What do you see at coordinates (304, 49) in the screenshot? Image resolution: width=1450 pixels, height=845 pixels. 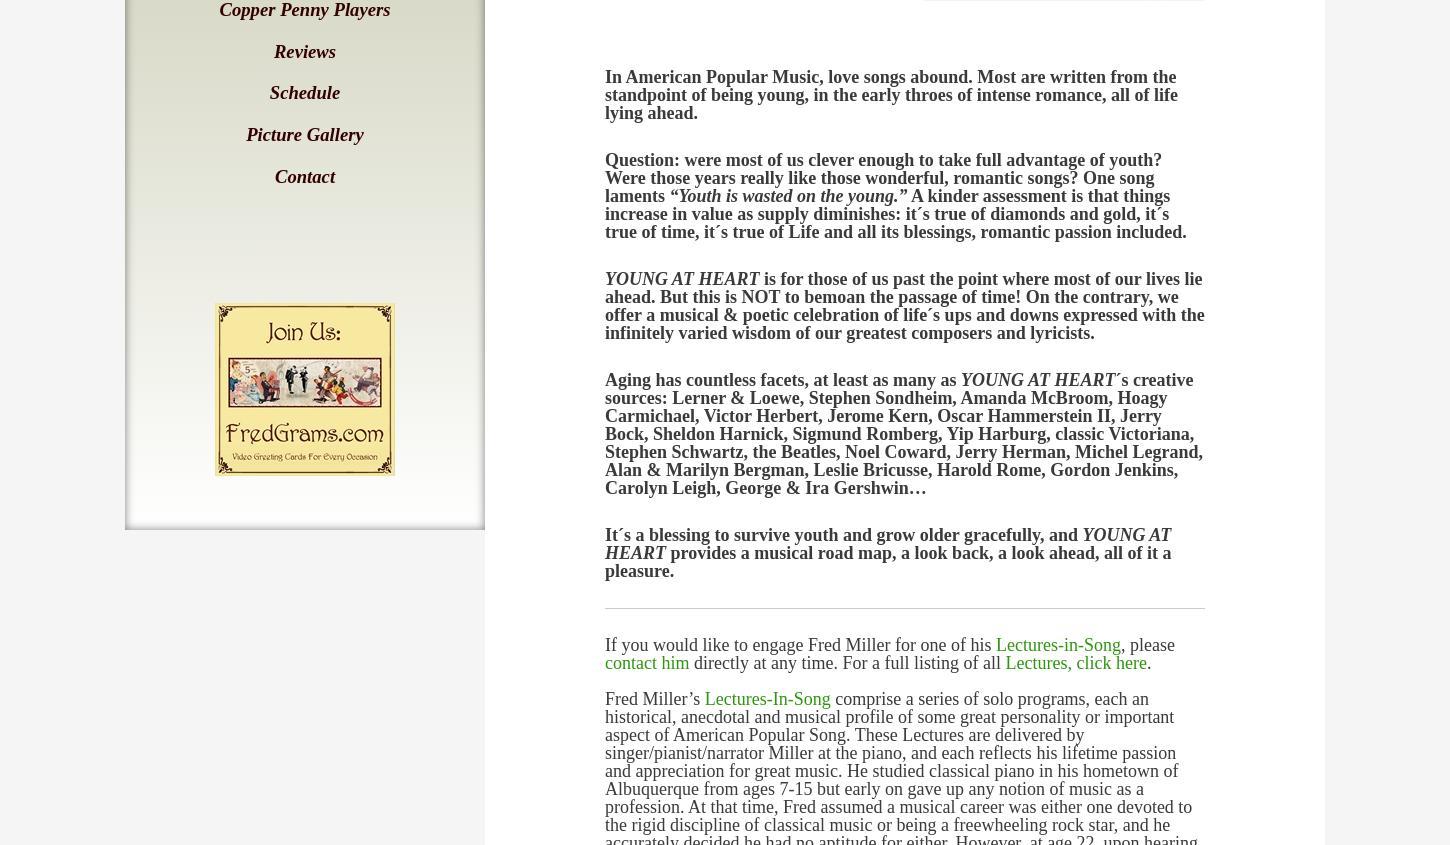 I see `'Reviews'` at bounding box center [304, 49].